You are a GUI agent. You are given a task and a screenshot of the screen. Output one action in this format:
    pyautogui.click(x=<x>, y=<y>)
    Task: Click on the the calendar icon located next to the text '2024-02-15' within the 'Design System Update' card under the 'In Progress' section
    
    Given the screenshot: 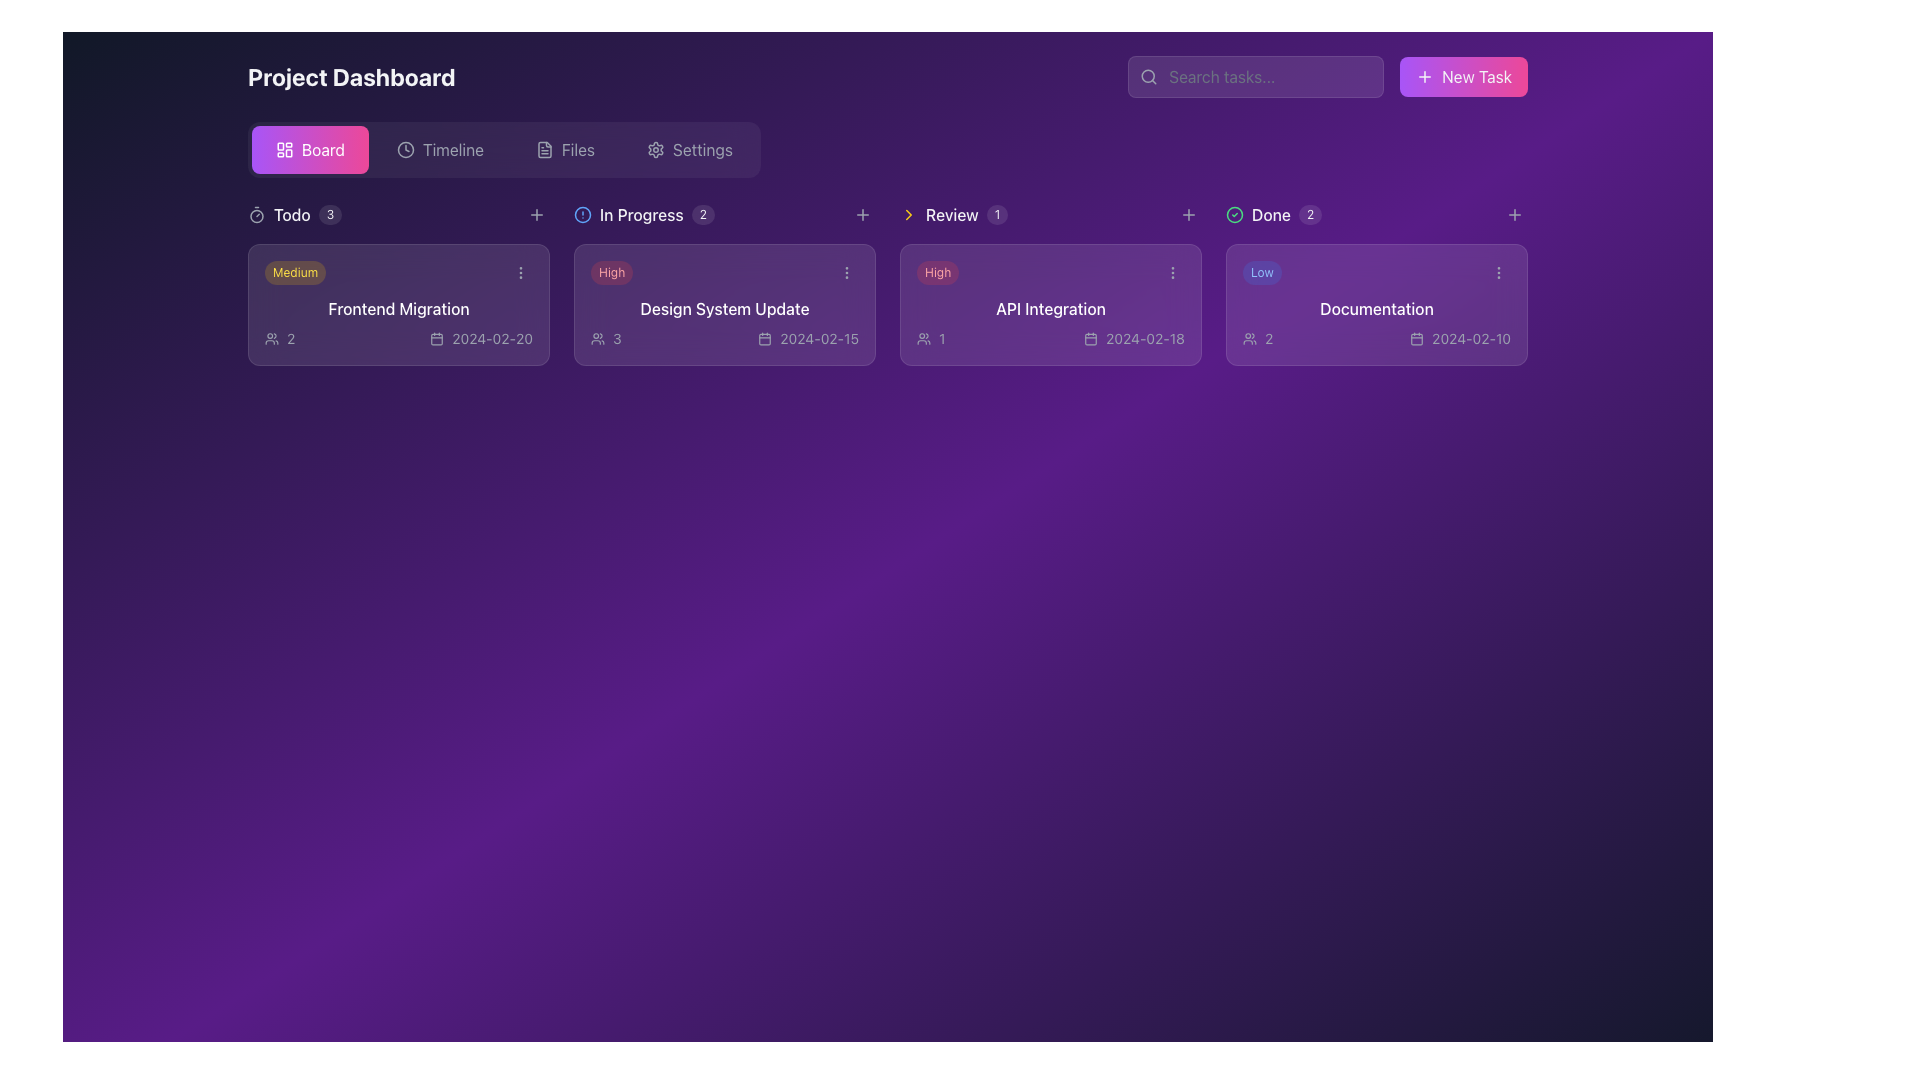 What is the action you would take?
    pyautogui.click(x=764, y=338)
    